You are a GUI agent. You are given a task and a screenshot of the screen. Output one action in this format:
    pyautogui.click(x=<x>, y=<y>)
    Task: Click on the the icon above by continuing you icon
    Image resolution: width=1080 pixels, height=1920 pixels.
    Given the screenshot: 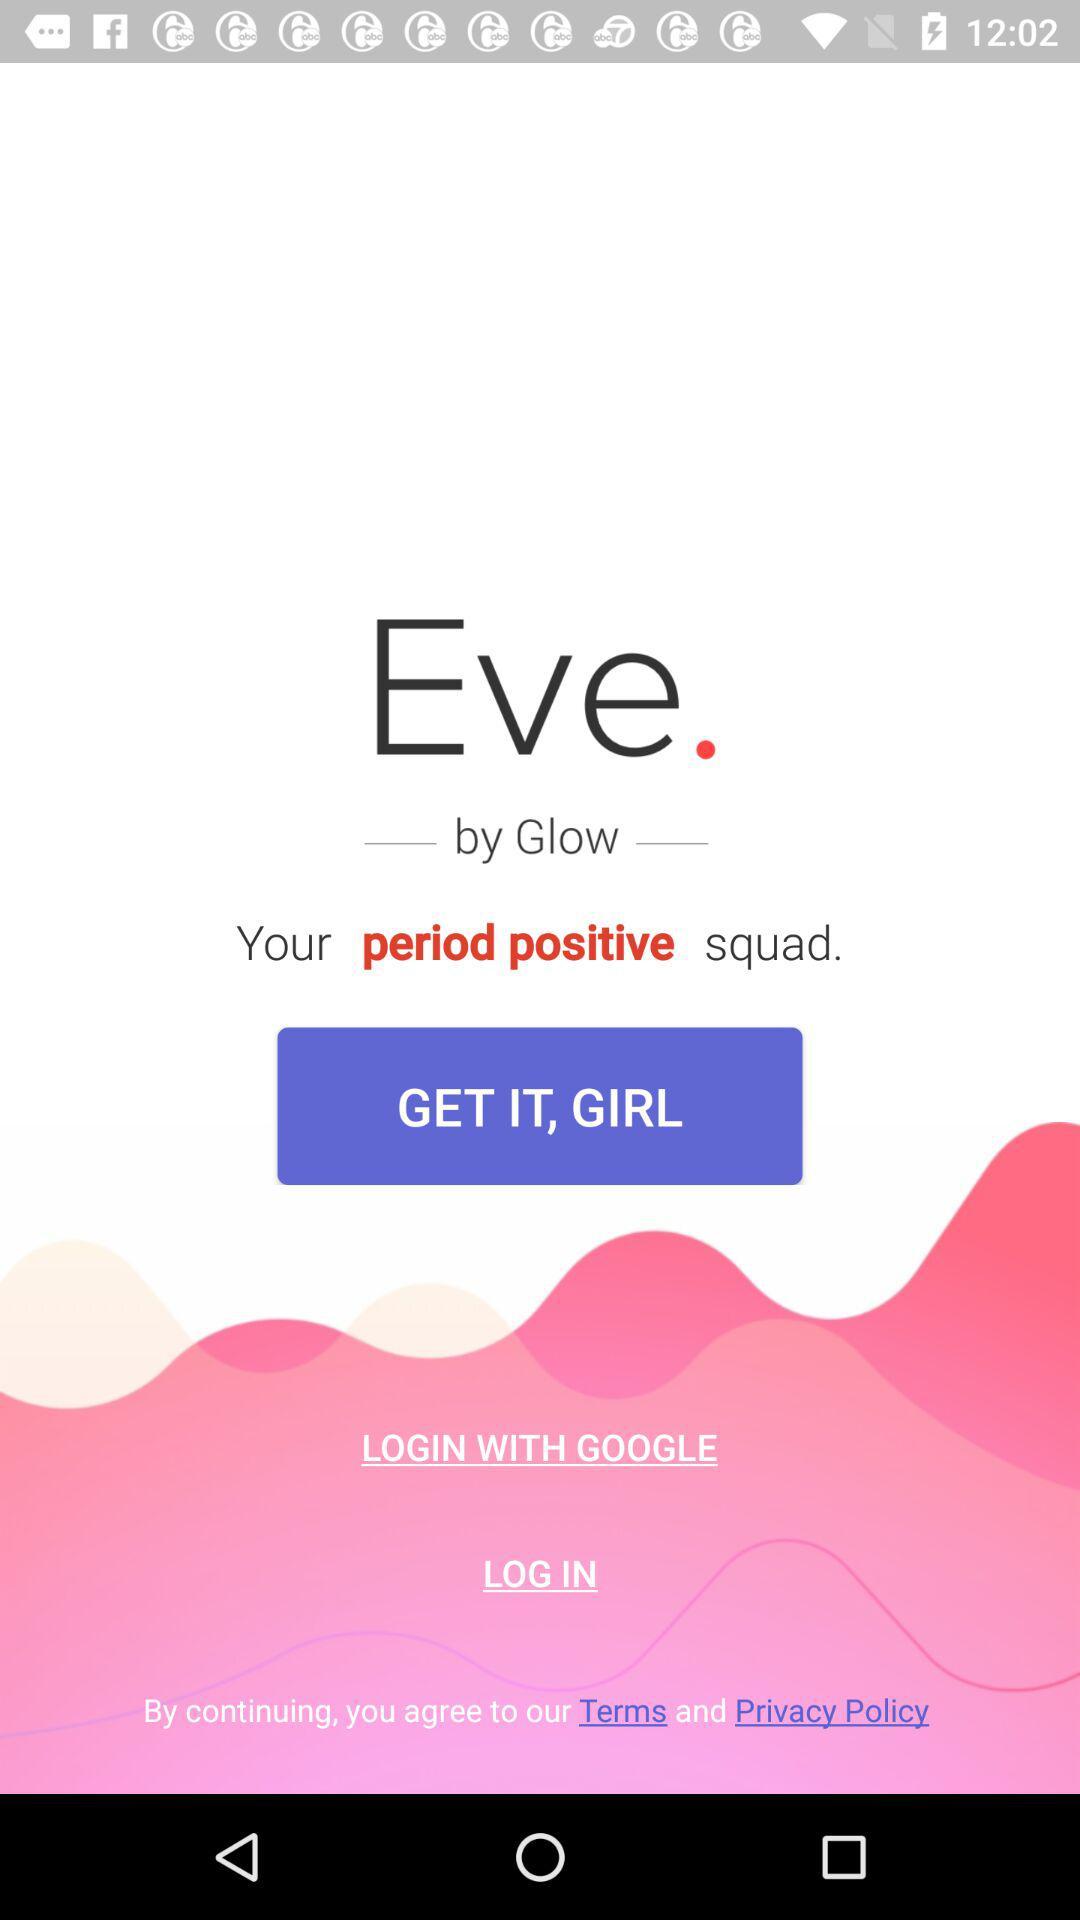 What is the action you would take?
    pyautogui.click(x=540, y=1571)
    